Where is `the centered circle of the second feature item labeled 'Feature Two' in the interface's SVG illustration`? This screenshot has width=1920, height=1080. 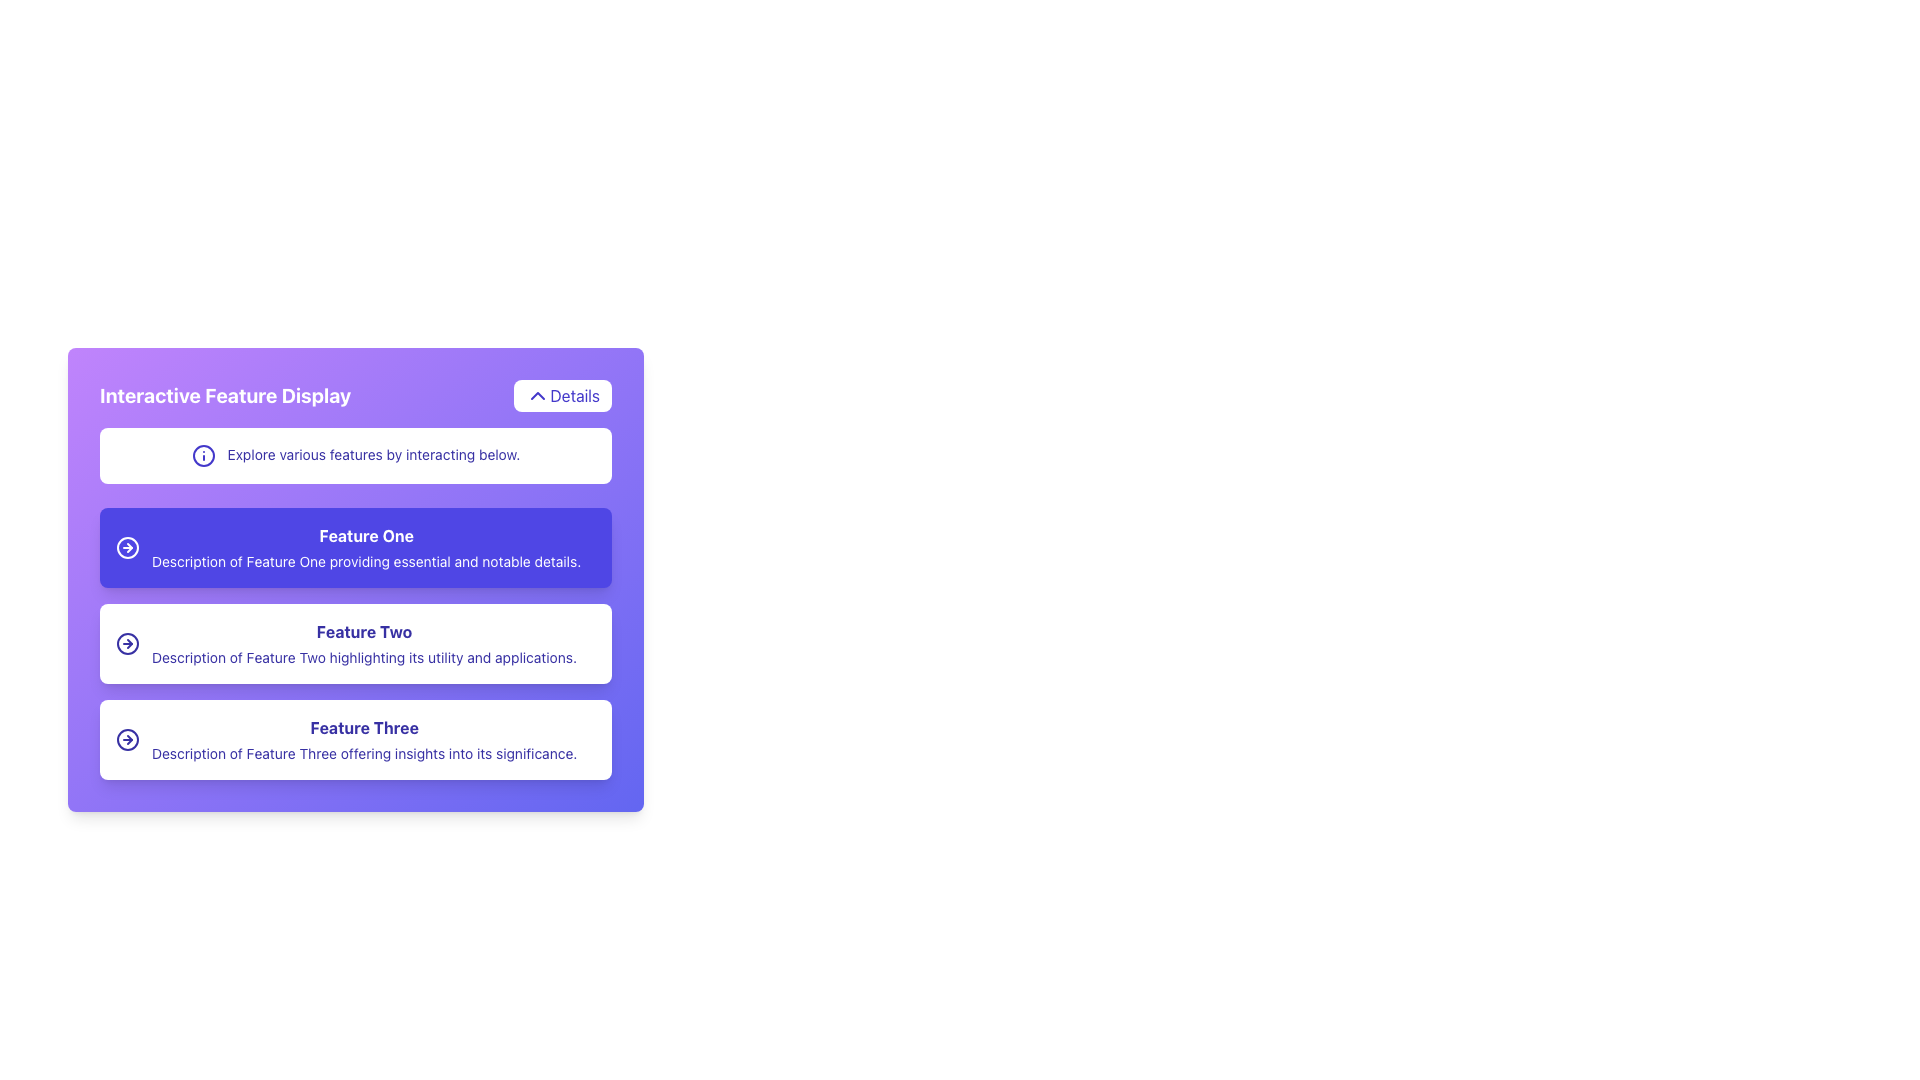 the centered circle of the second feature item labeled 'Feature Two' in the interface's SVG illustration is located at coordinates (127, 644).